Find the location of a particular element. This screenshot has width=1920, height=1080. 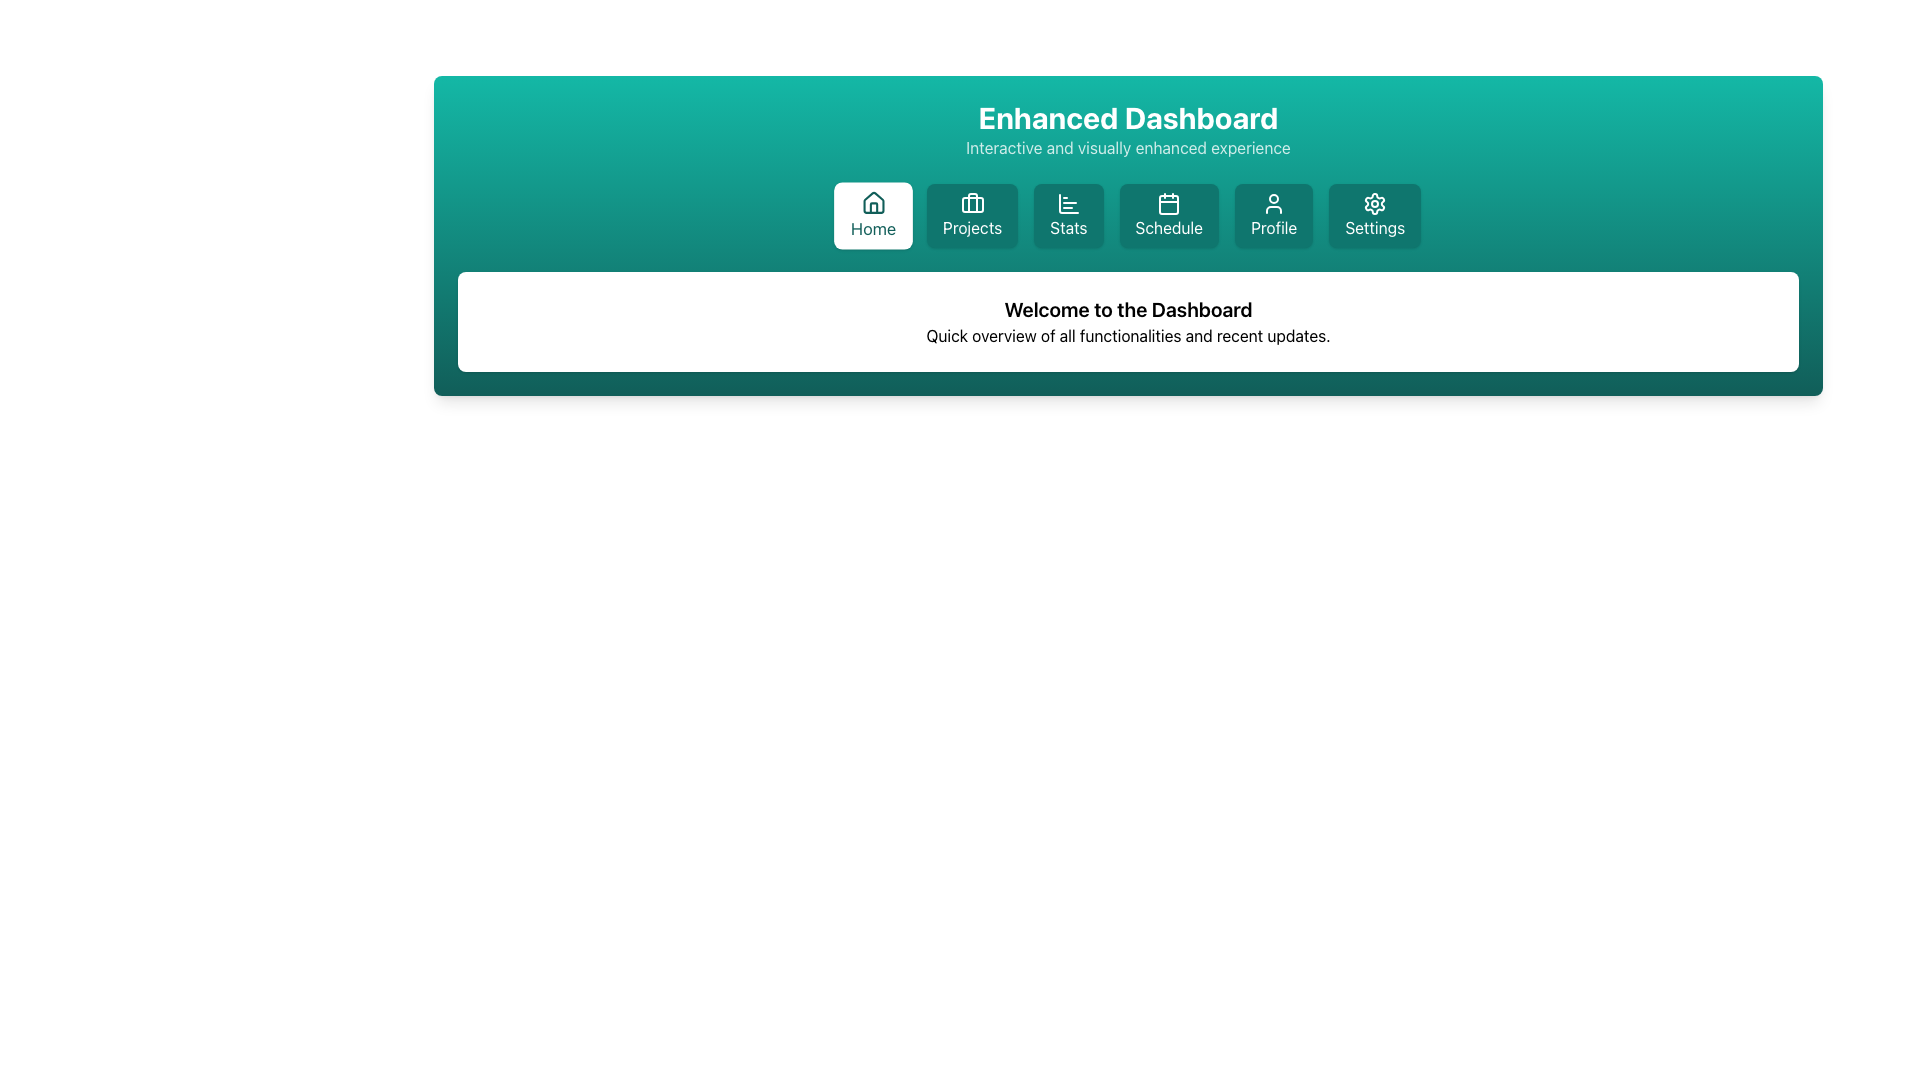

the Settings button located at the end of the horizontal list of interactive cards is located at coordinates (1374, 216).